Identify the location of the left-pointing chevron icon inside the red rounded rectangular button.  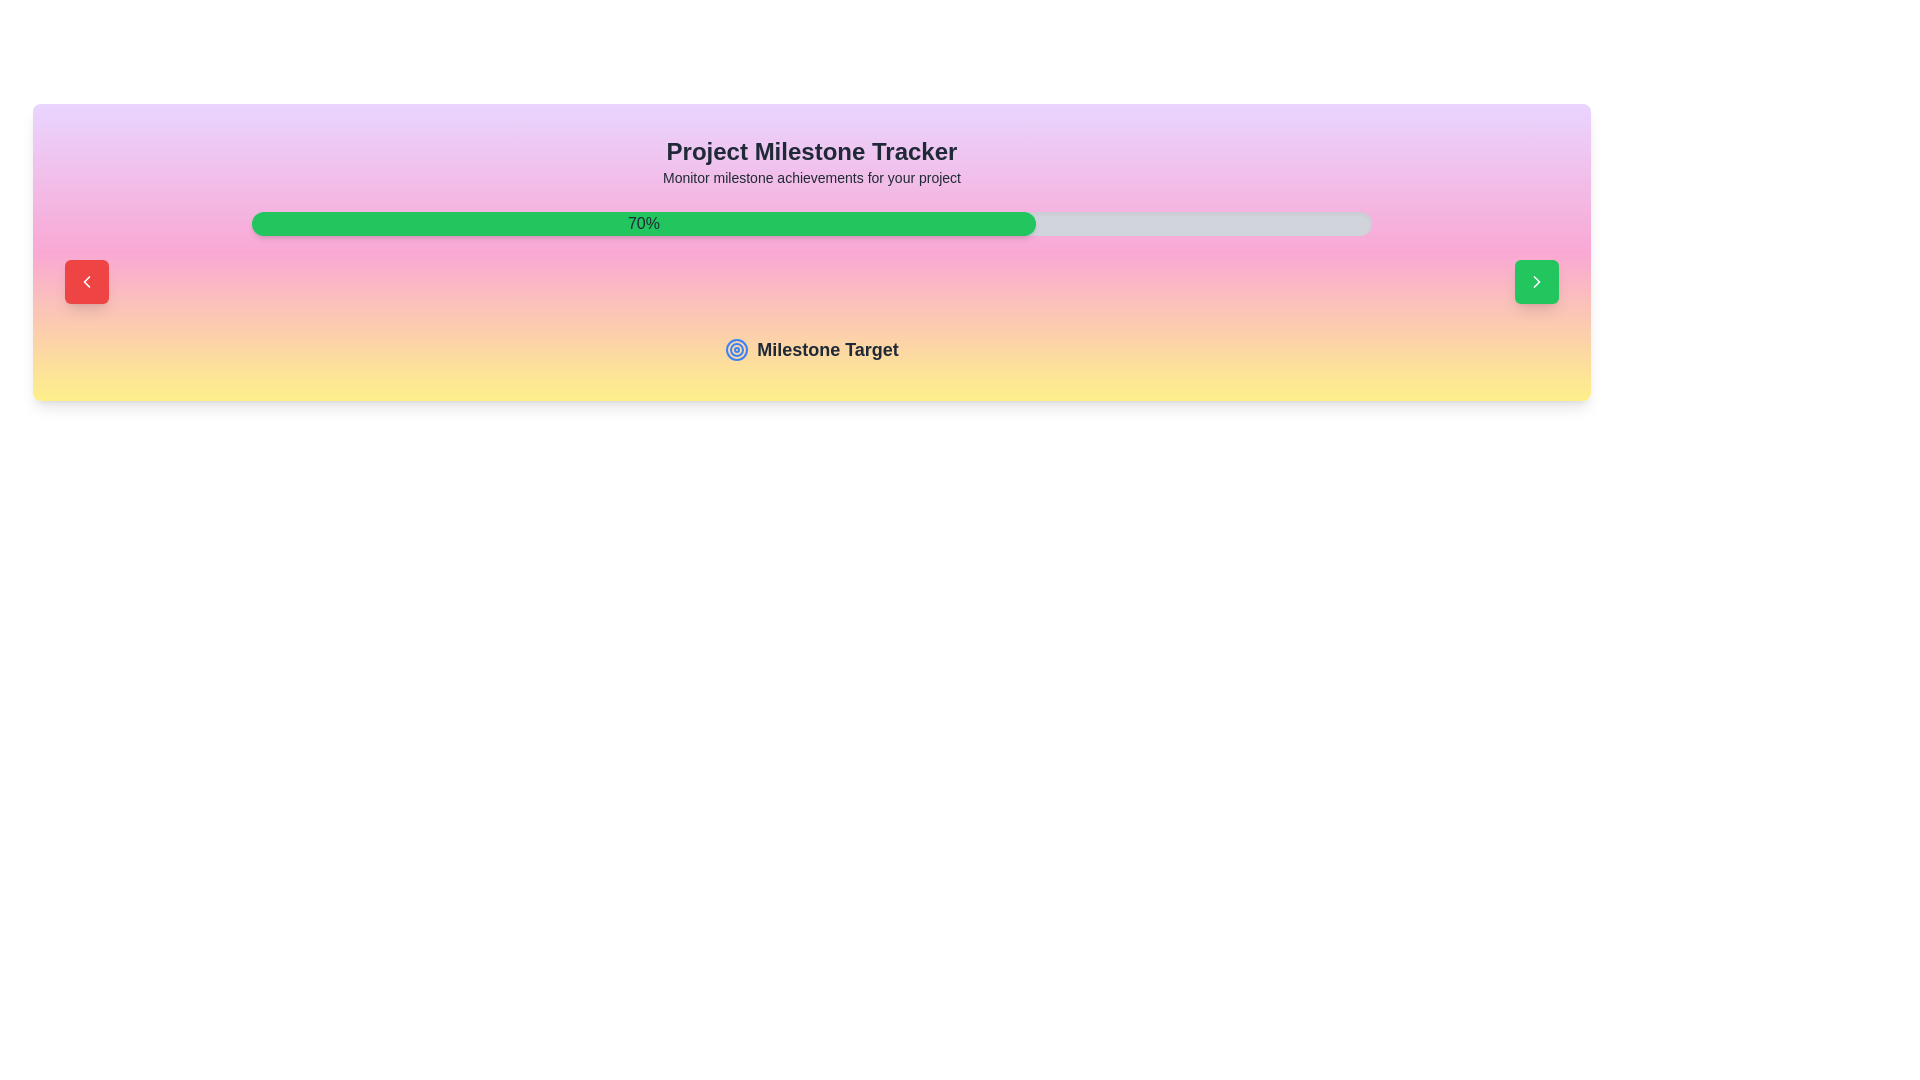
(85, 281).